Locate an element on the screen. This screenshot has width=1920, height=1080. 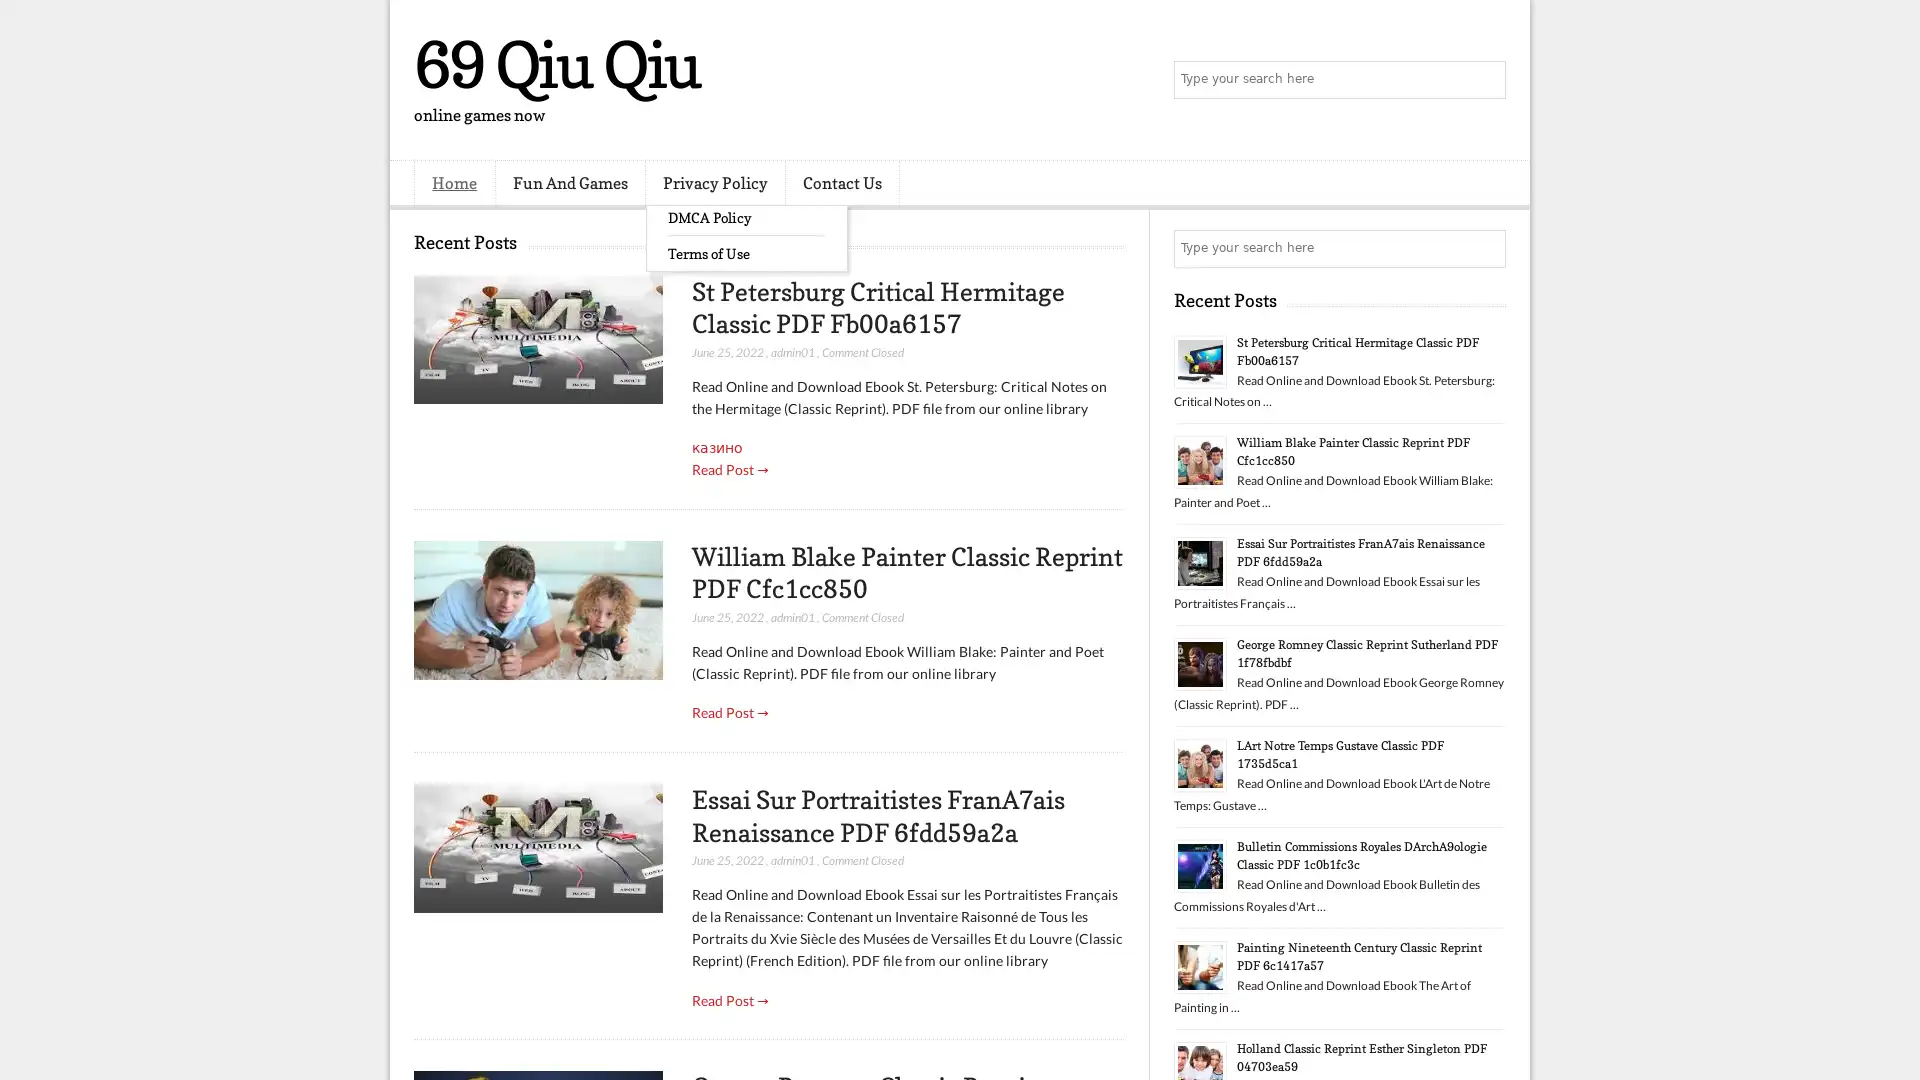
Search is located at coordinates (1485, 248).